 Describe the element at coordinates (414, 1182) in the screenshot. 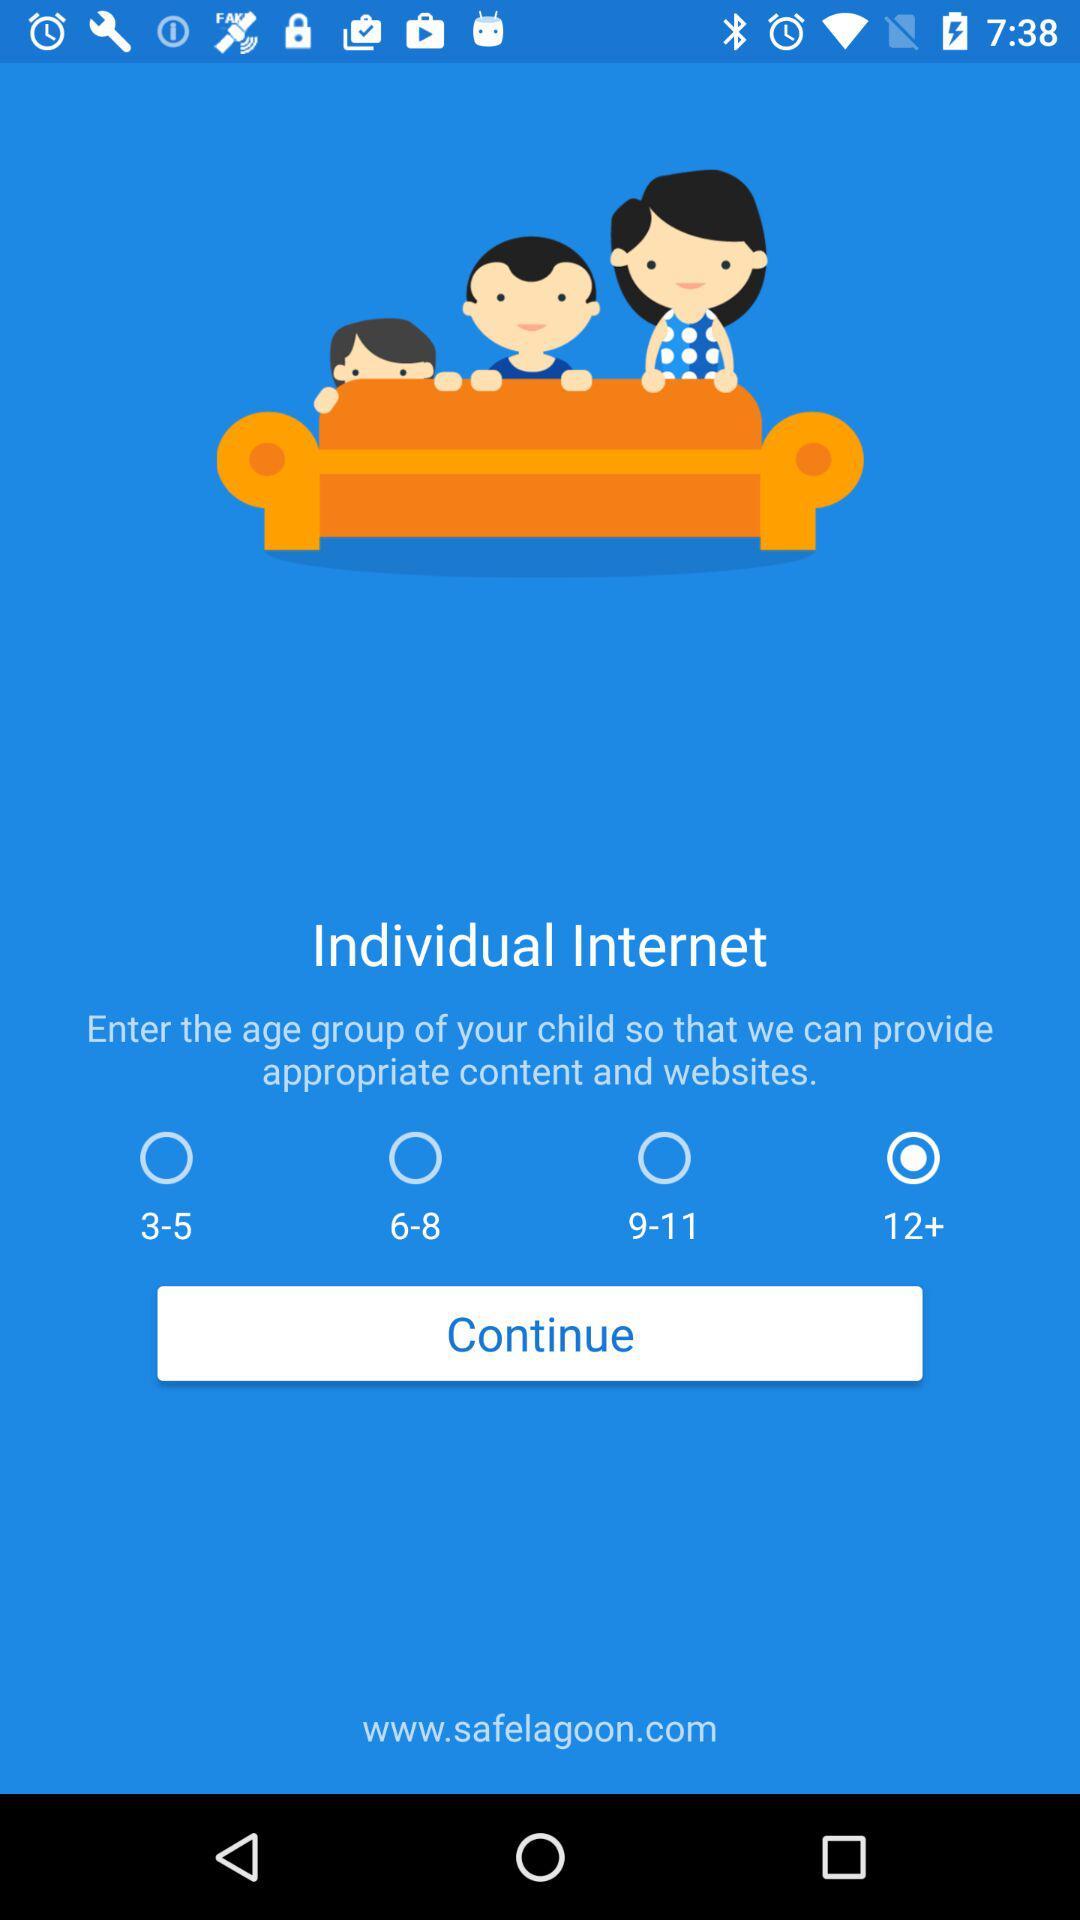

I see `6-8 item` at that location.